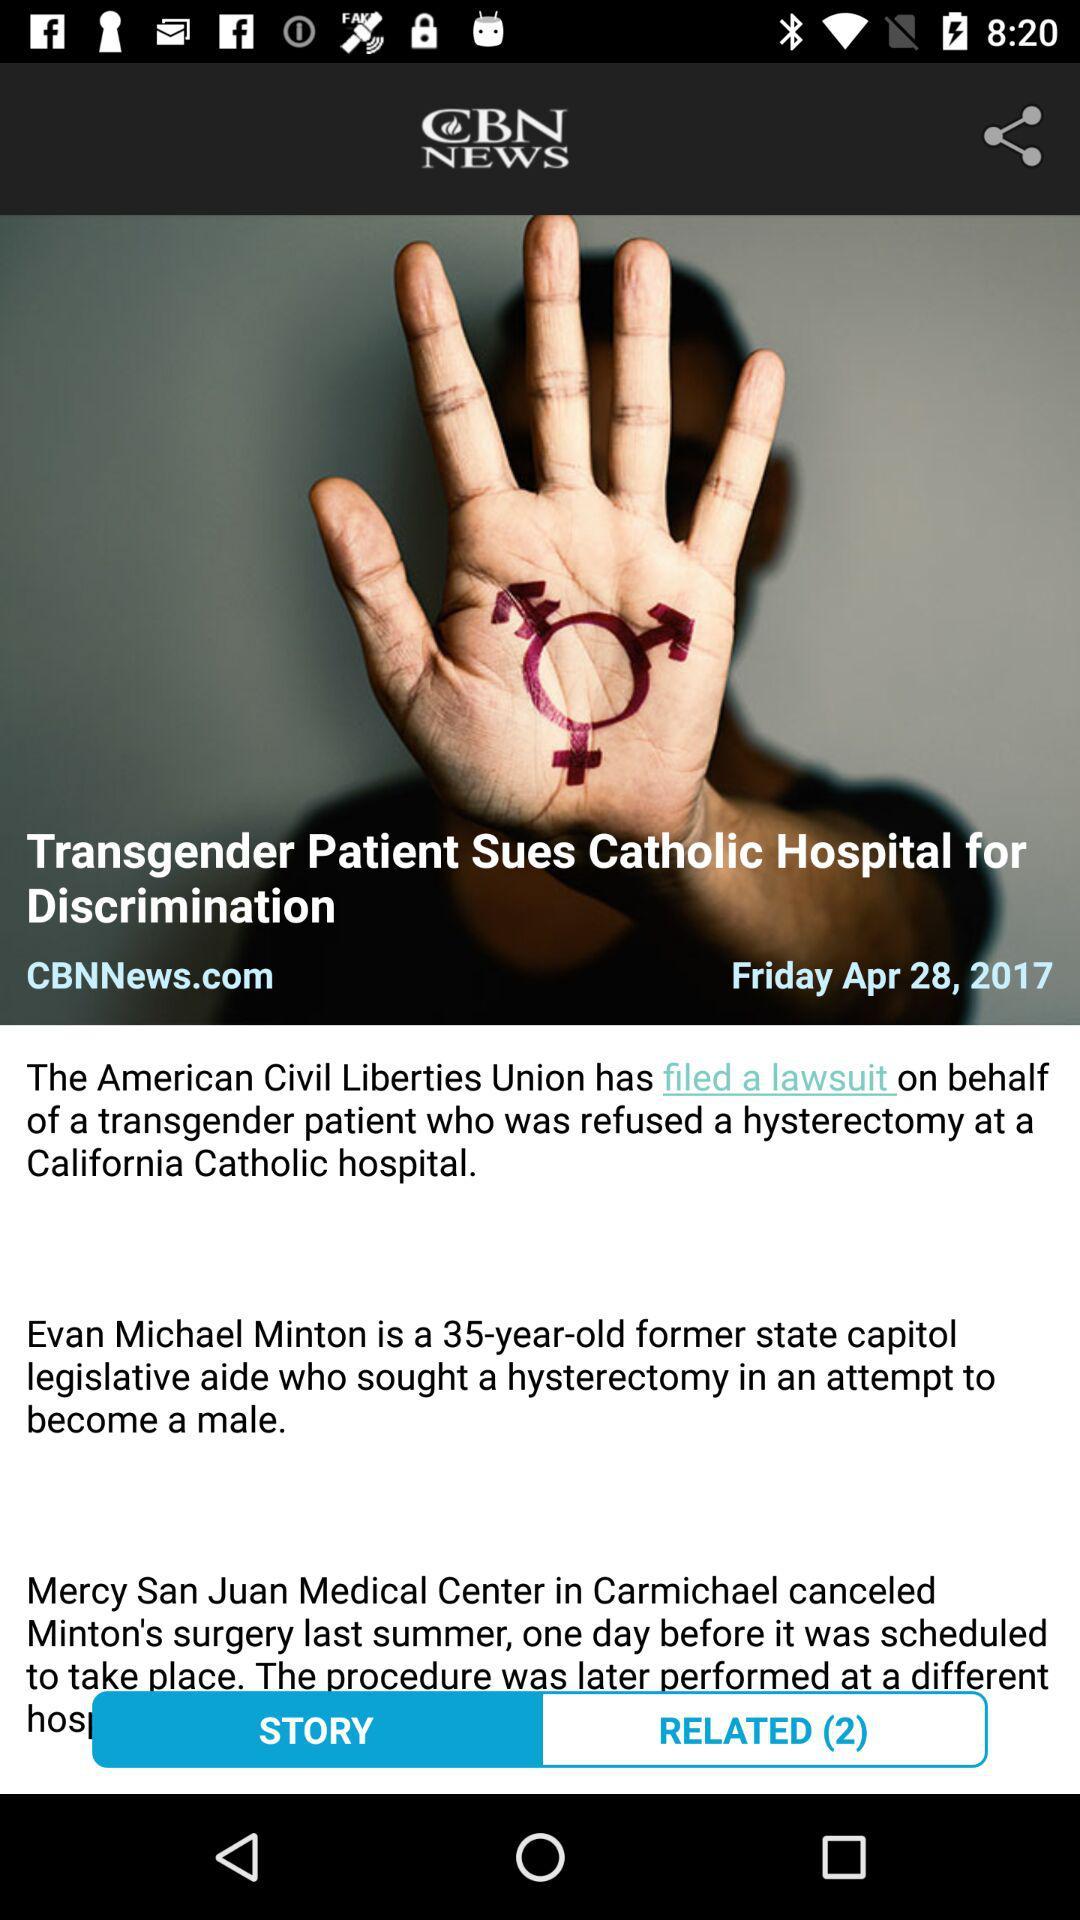 The image size is (1080, 1920). I want to click on icon to the left of related (2) icon, so click(315, 1728).